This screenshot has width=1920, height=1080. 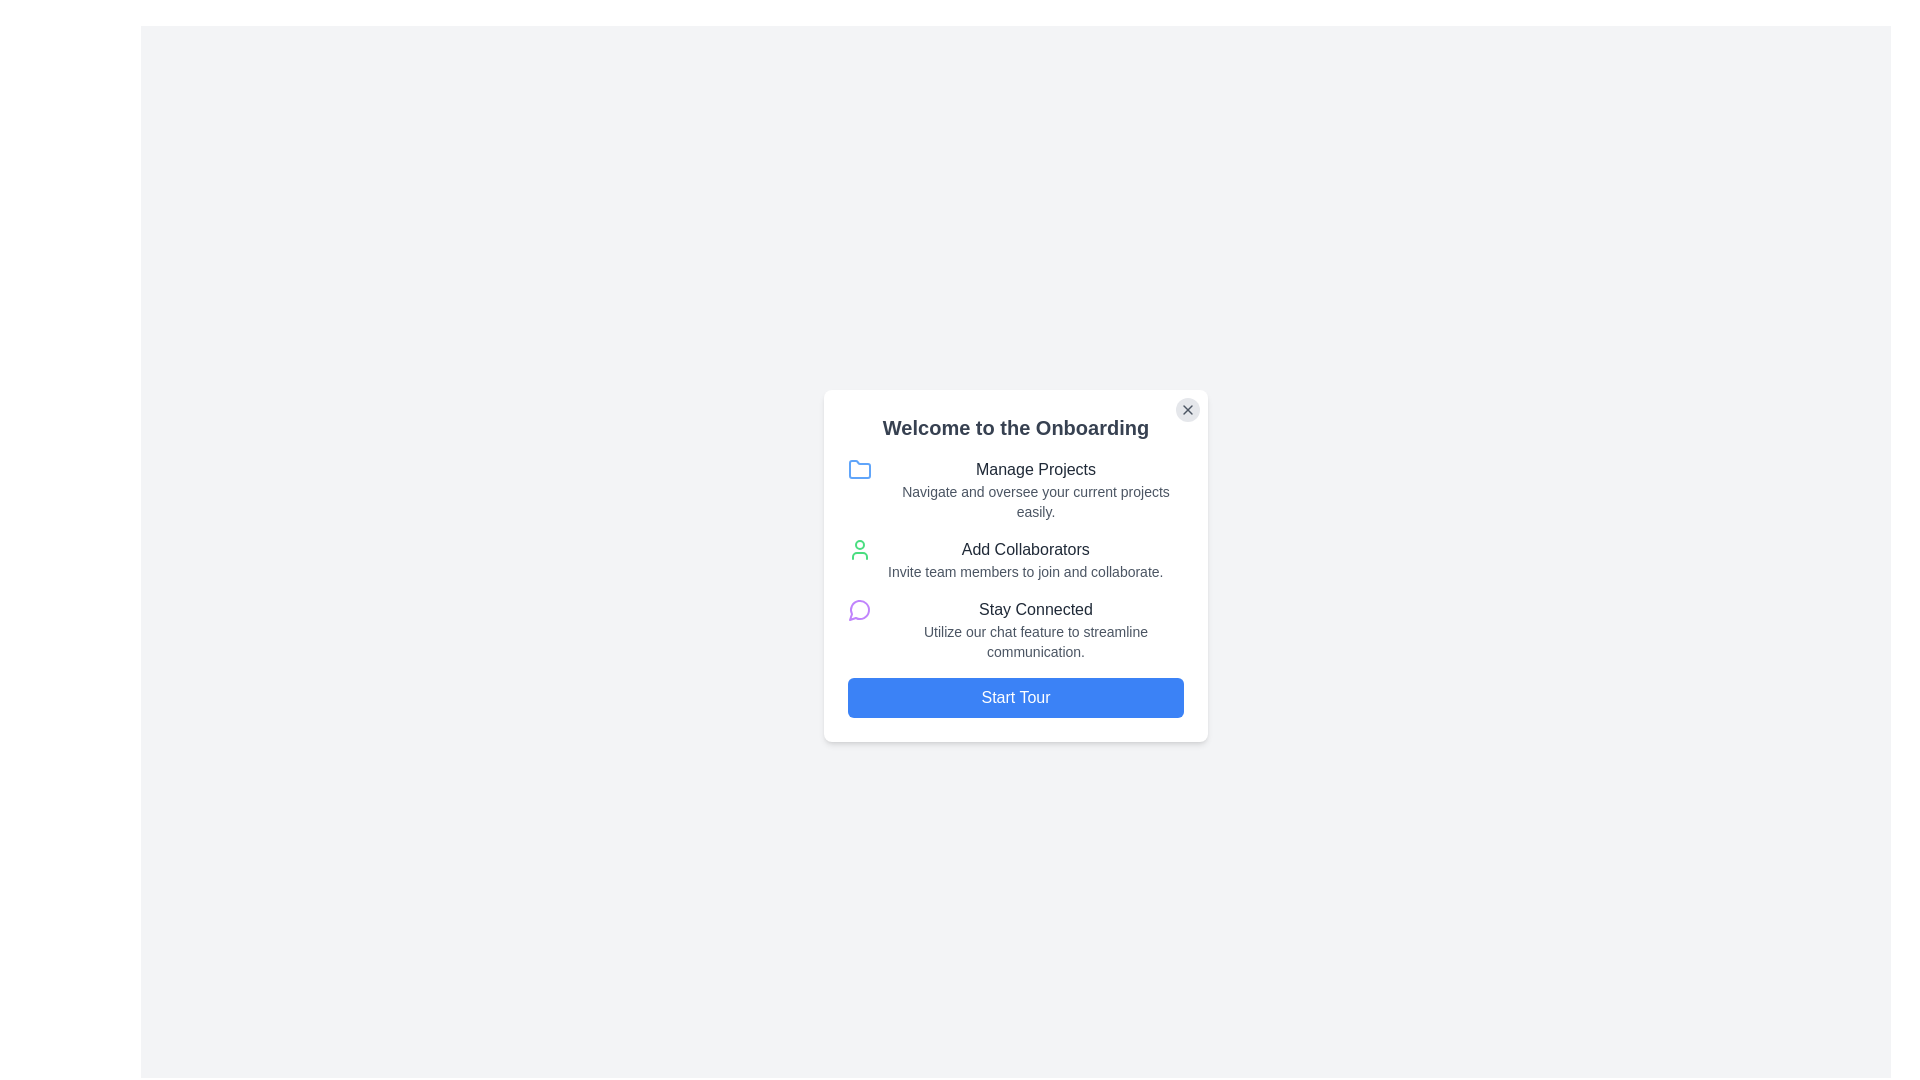 What do you see at coordinates (859, 608) in the screenshot?
I see `the decorative chat icon positioned to the left of the 'Stay Connected' text in the modal dialogue box` at bounding box center [859, 608].